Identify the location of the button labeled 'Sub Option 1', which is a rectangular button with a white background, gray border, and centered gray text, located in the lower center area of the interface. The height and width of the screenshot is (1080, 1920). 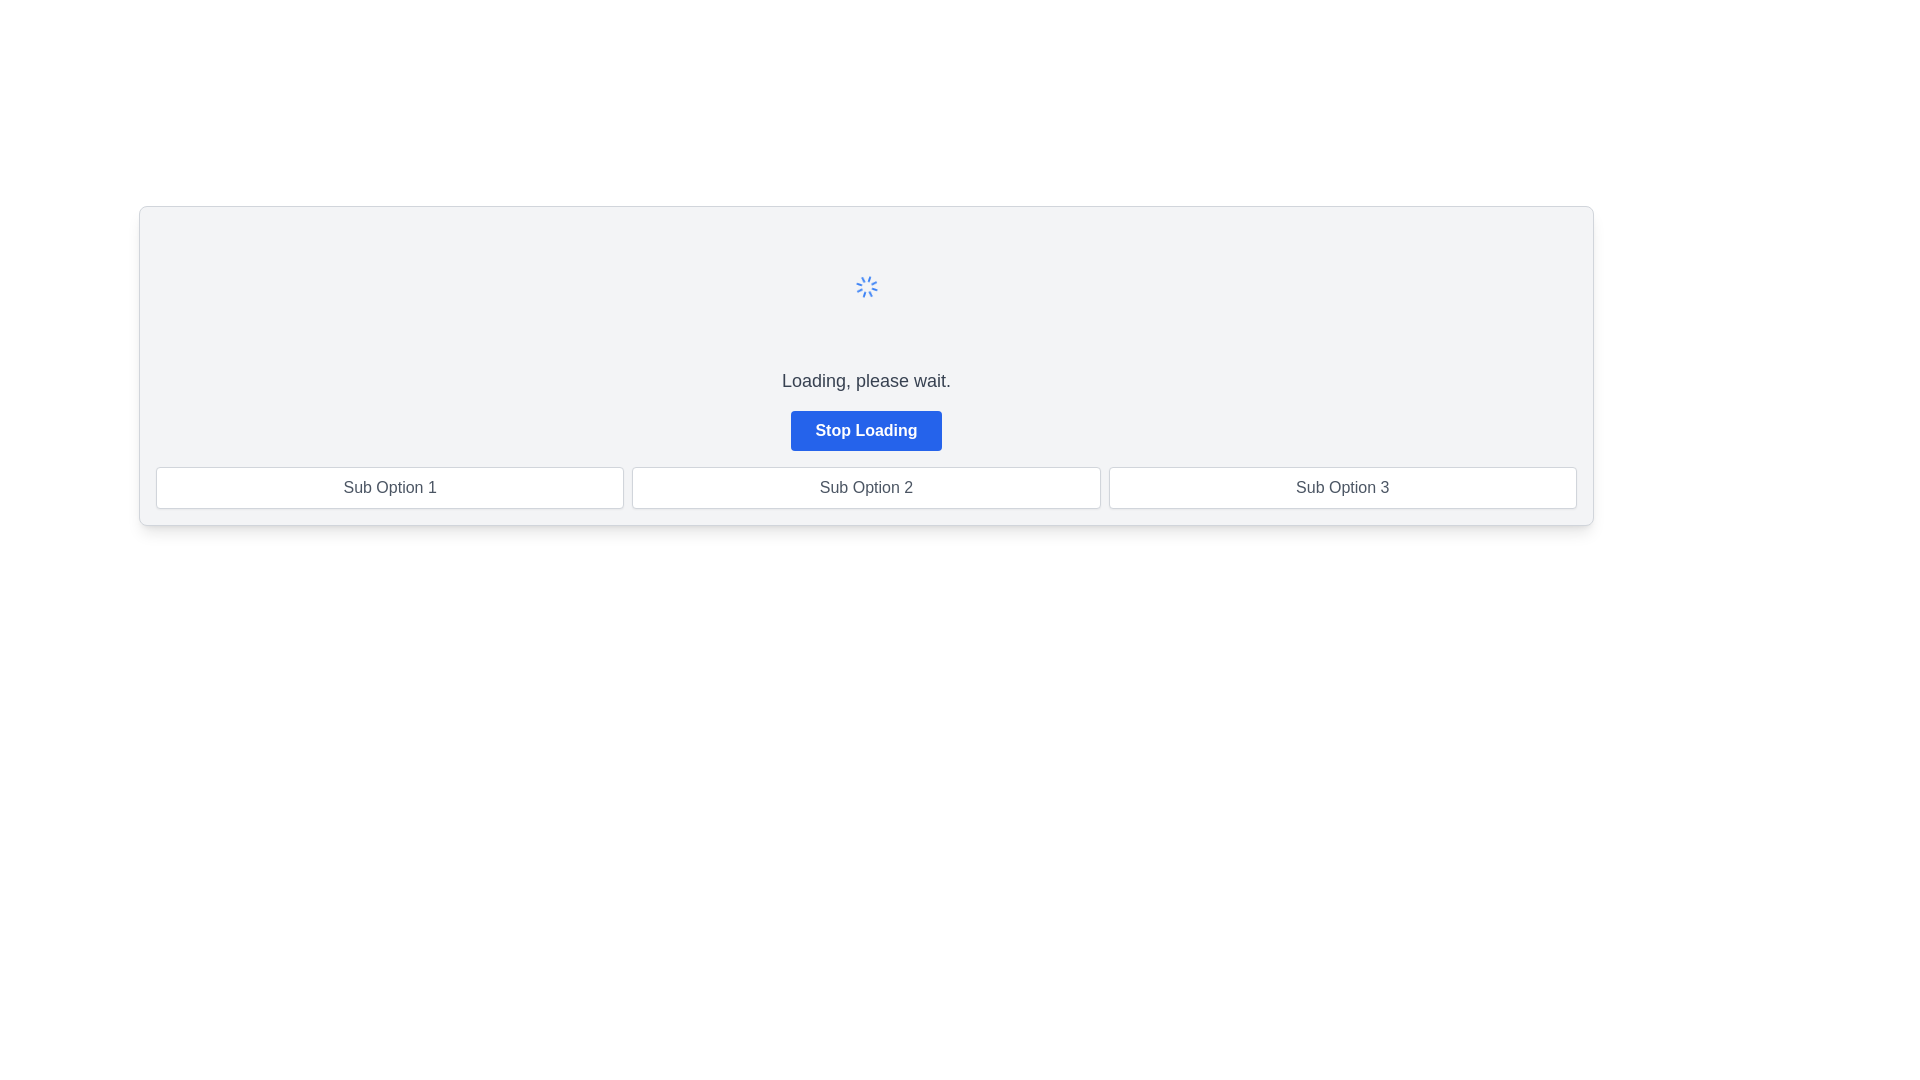
(390, 488).